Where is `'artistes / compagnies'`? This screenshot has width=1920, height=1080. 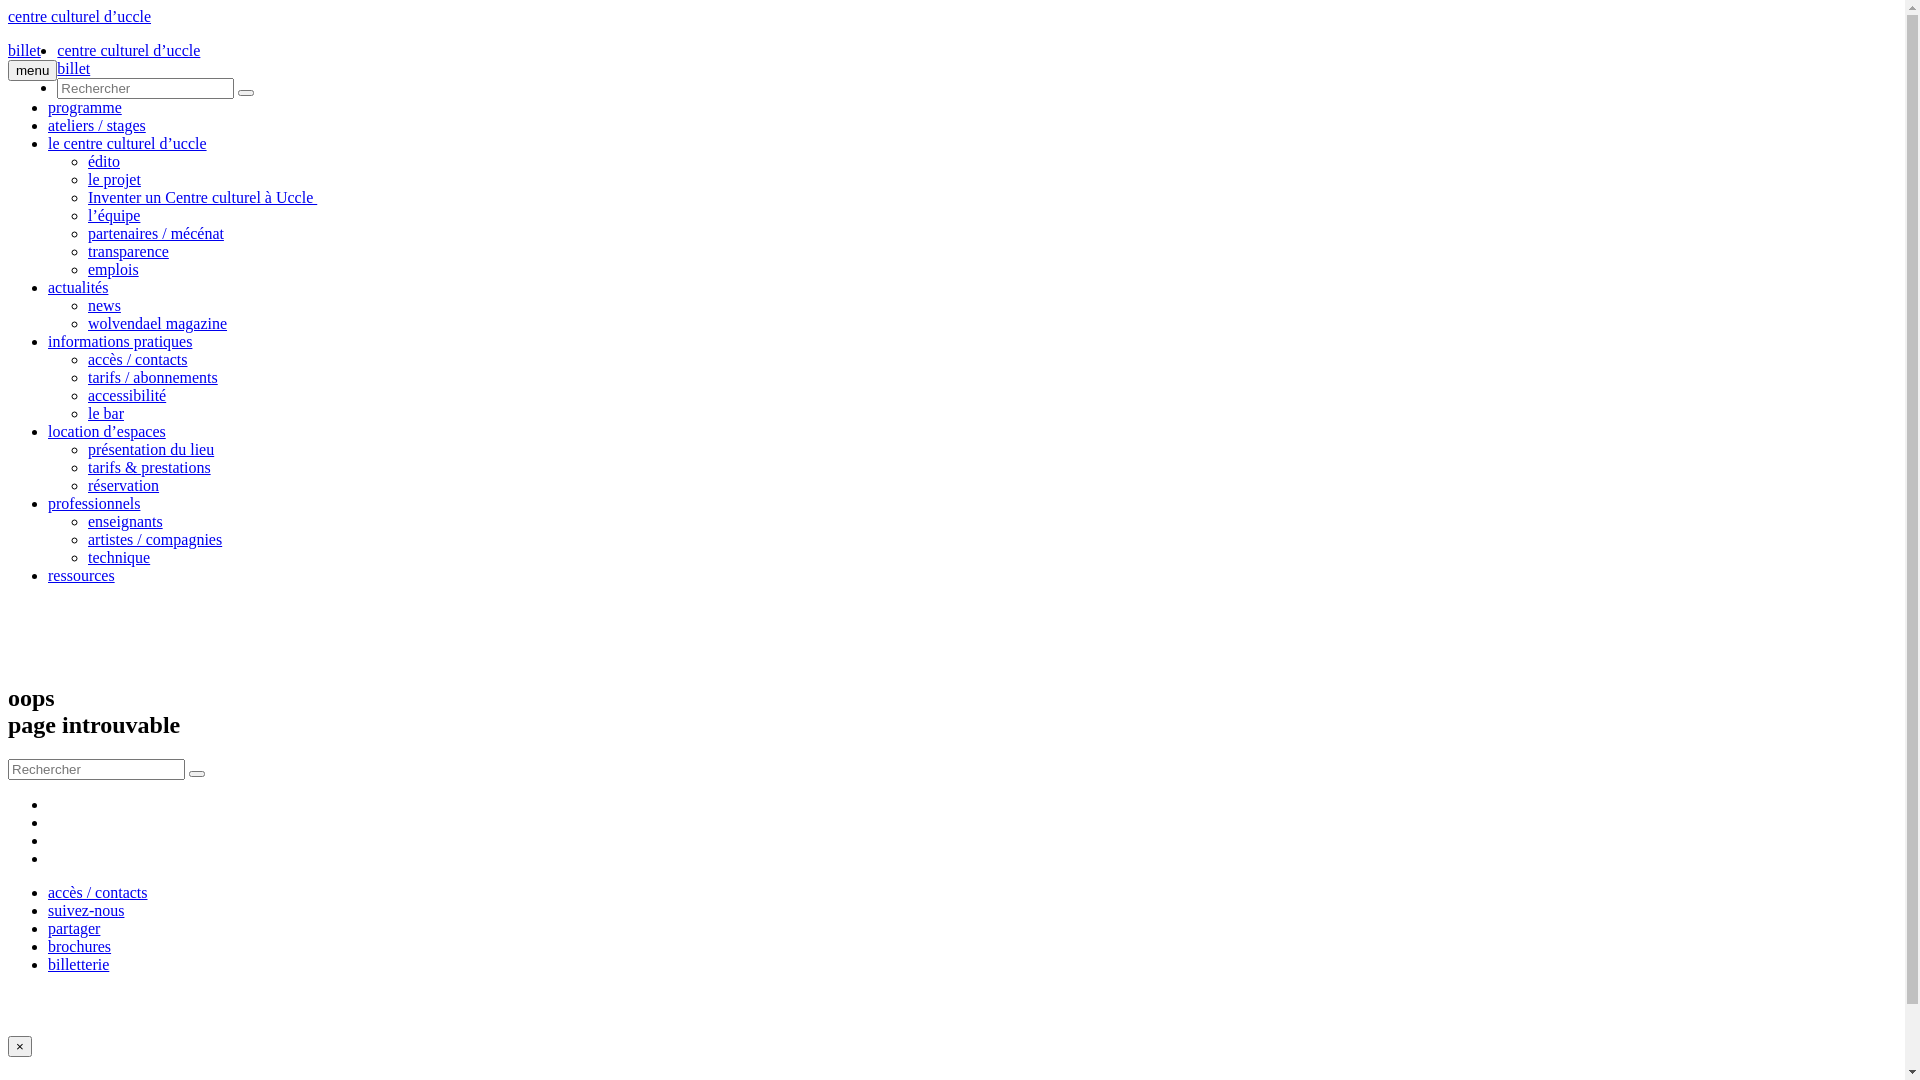 'artistes / compagnies' is located at coordinates (153, 538).